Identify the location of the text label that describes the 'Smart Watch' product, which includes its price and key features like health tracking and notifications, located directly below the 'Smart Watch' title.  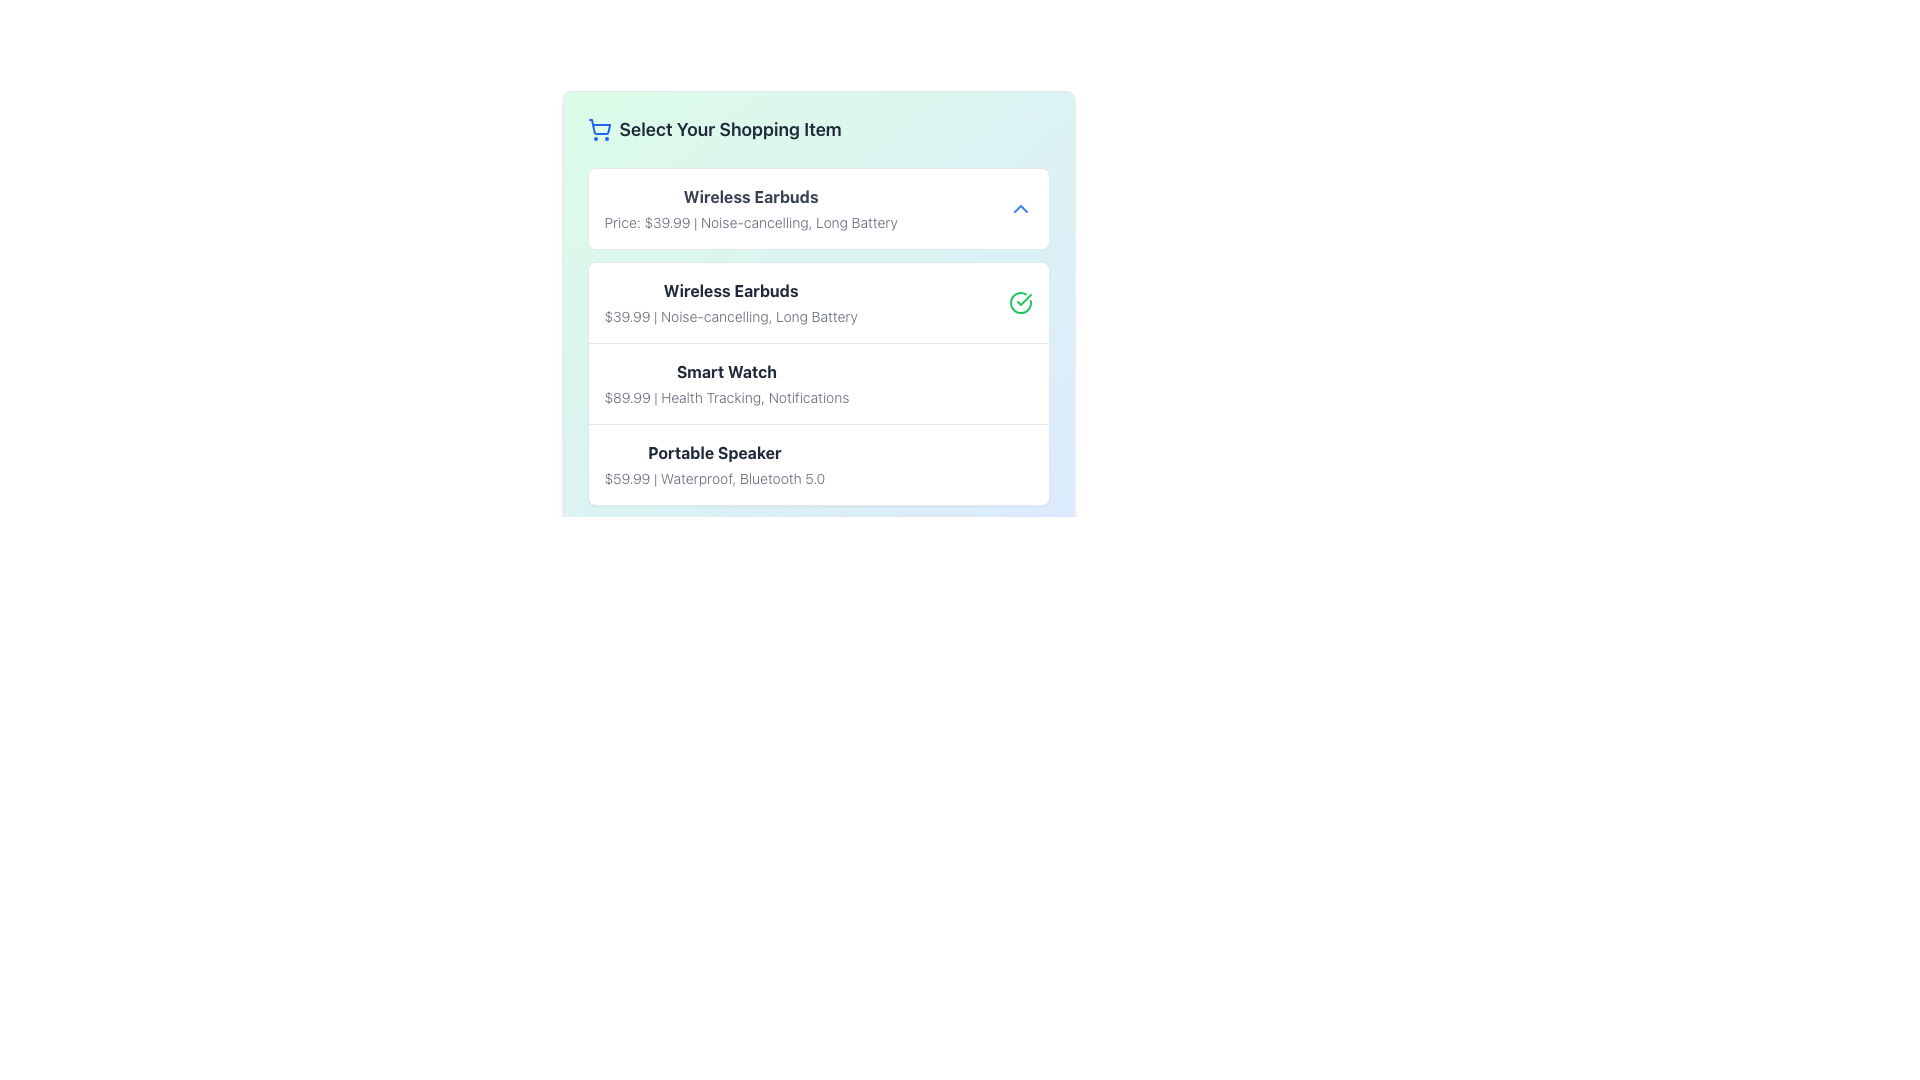
(725, 397).